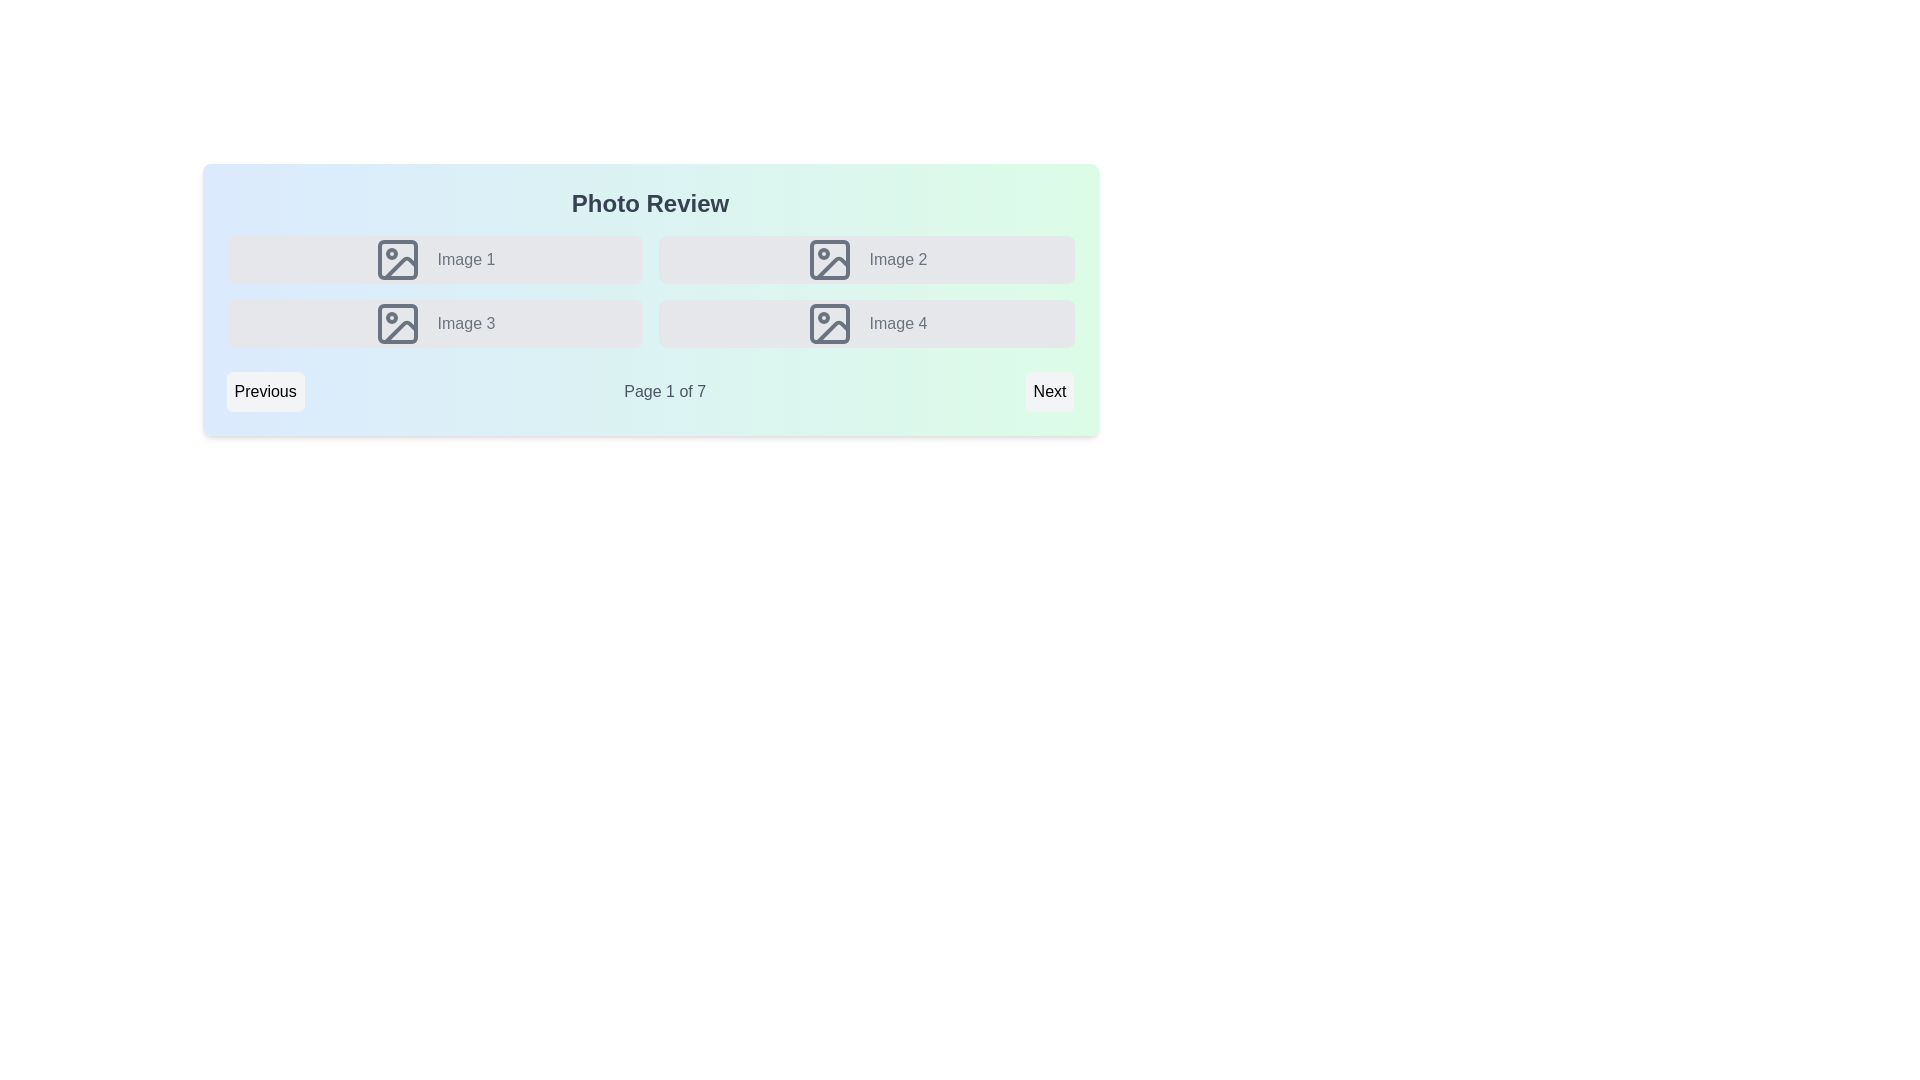 This screenshot has width=1920, height=1080. What do you see at coordinates (829, 323) in the screenshot?
I see `the 'Image 4' icon in the bottom-right section of the 'Photo Review' interface to visually represent the image placeholder` at bounding box center [829, 323].